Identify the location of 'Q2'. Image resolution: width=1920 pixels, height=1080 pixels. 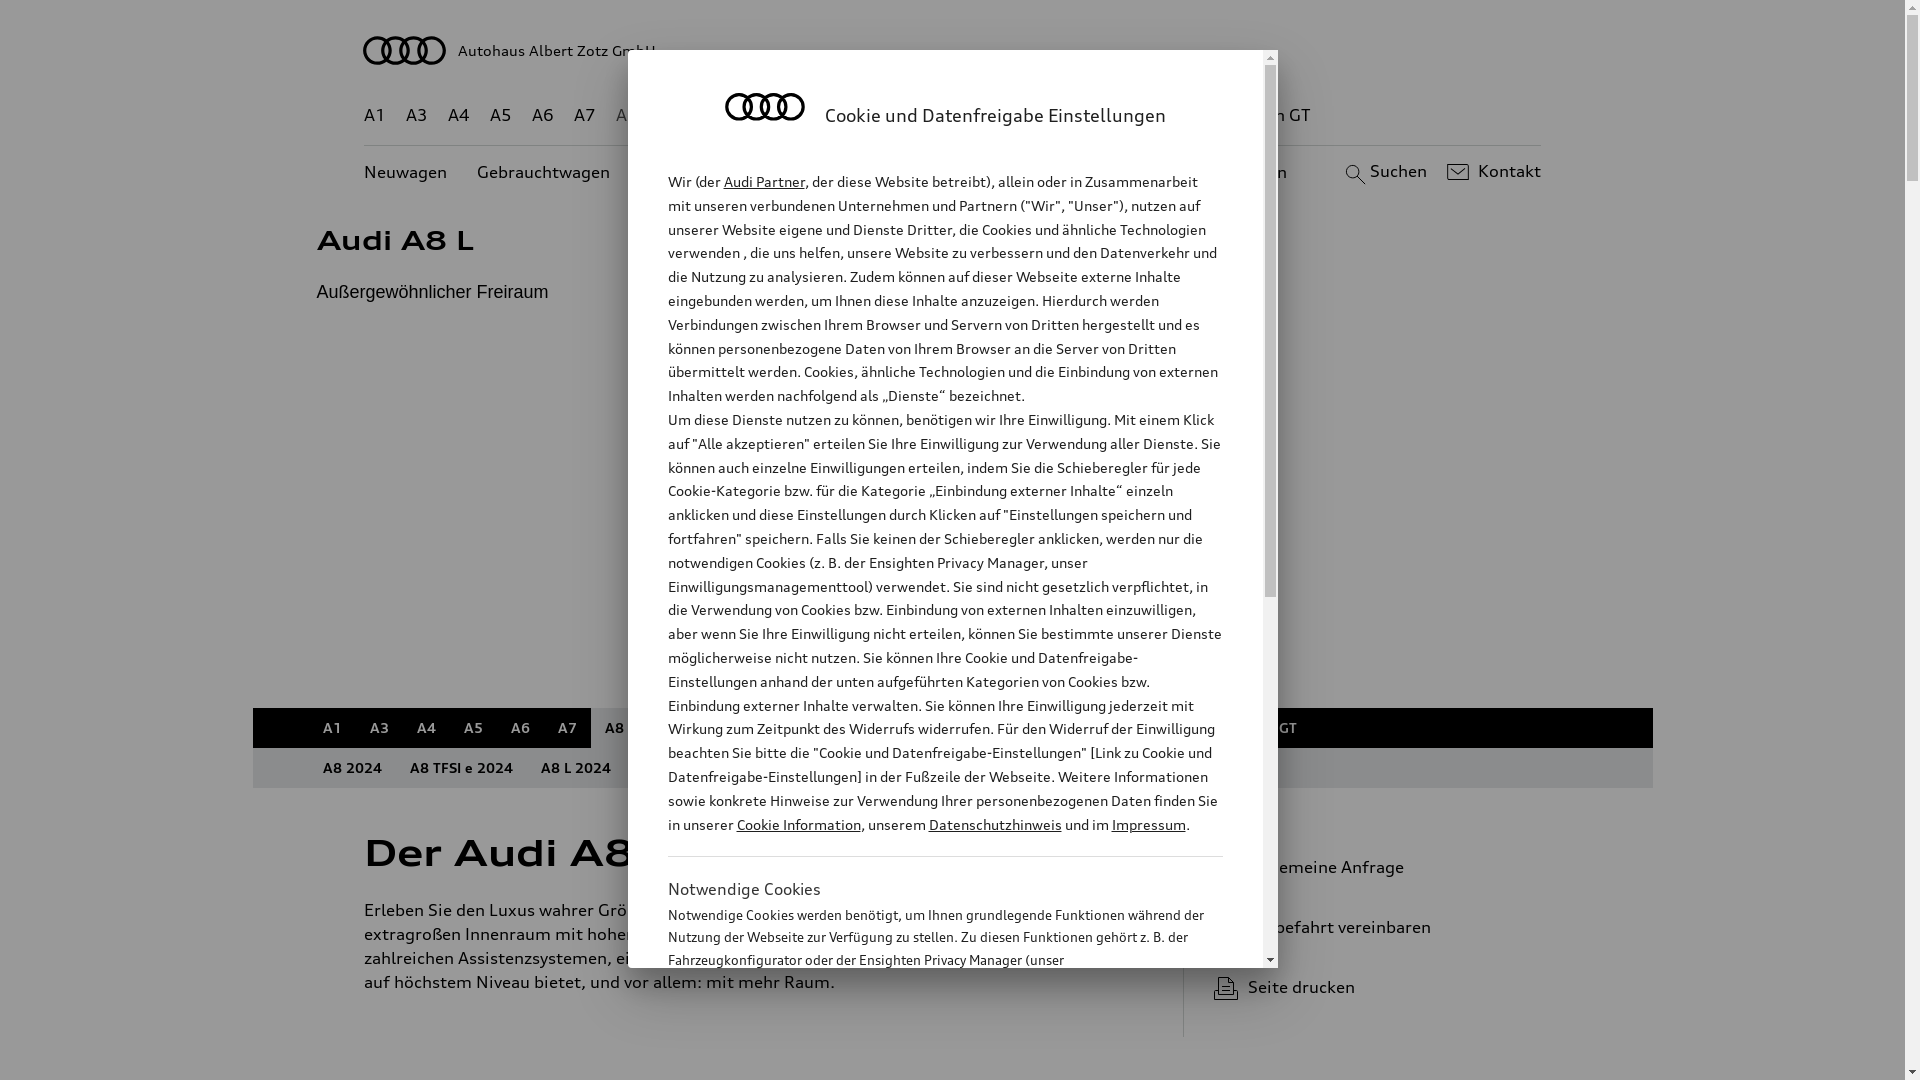
(657, 115).